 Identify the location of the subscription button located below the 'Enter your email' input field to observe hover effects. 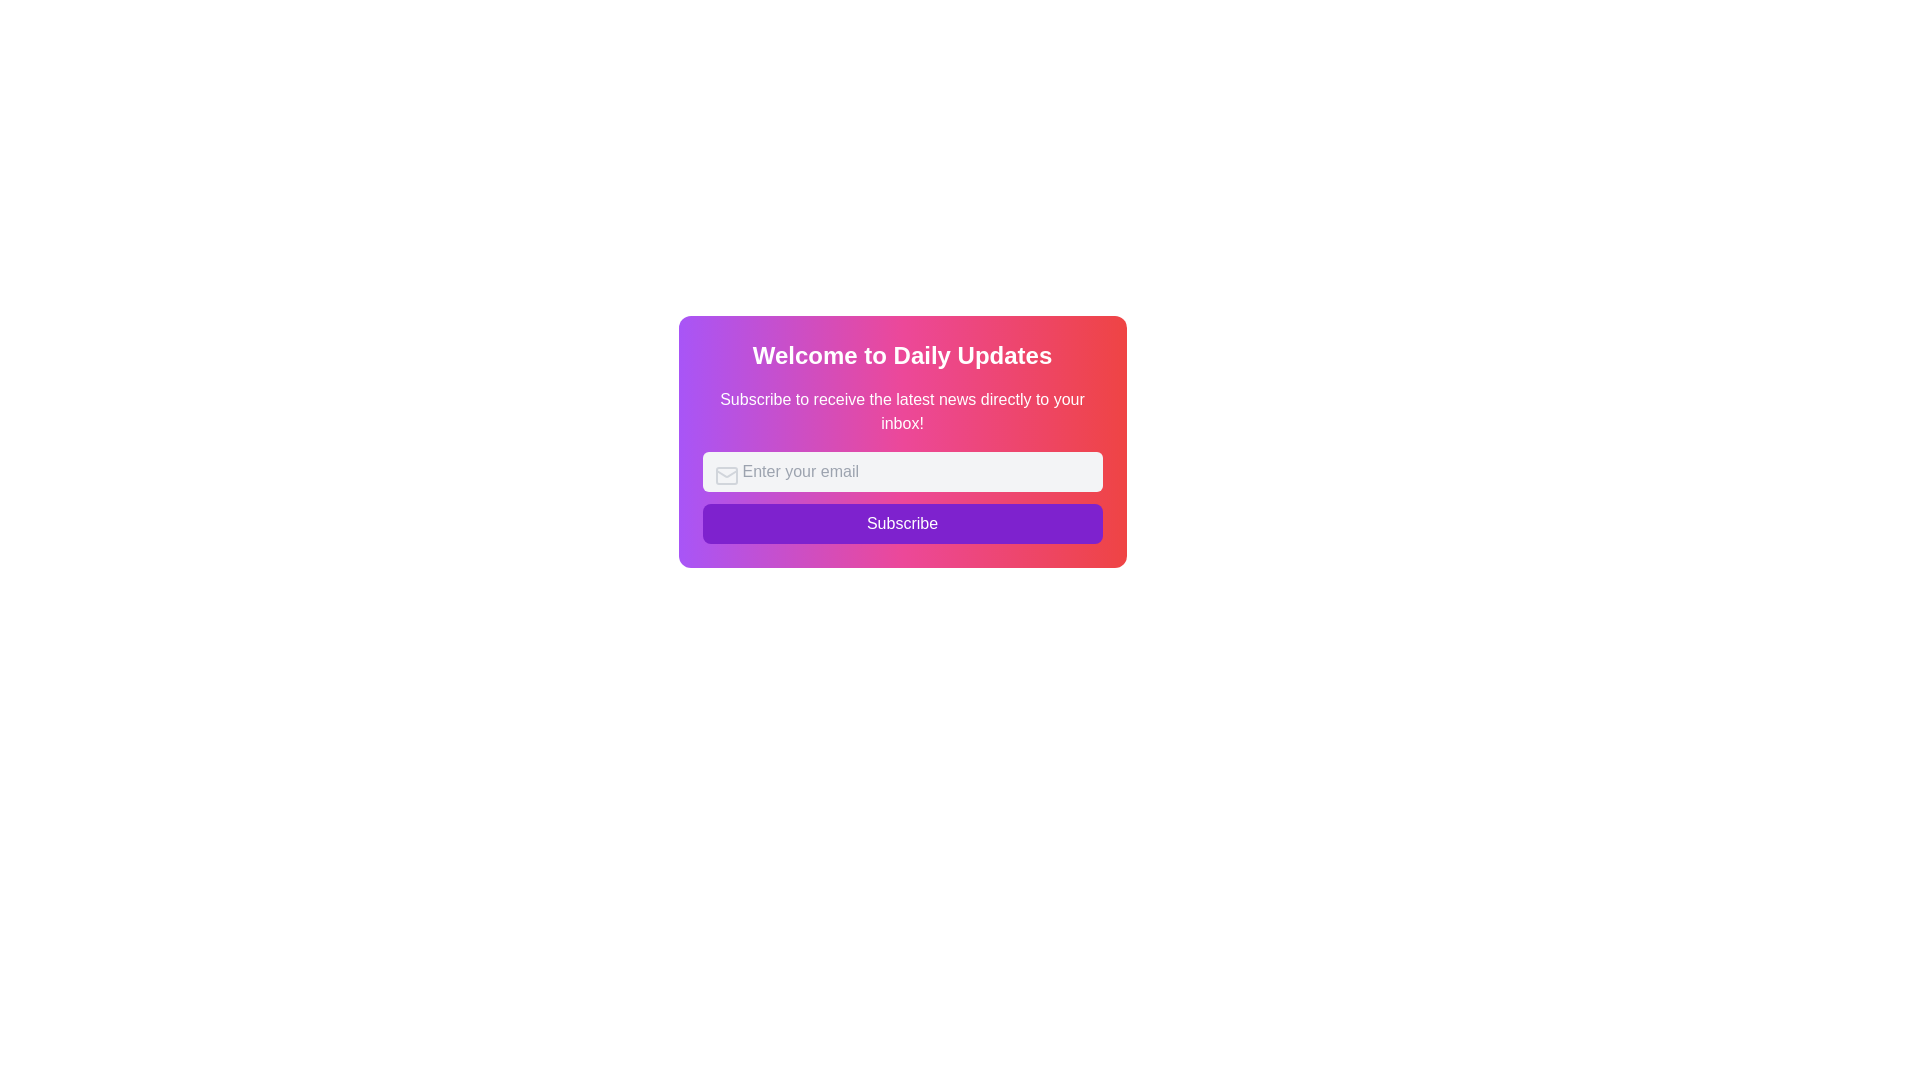
(901, 496).